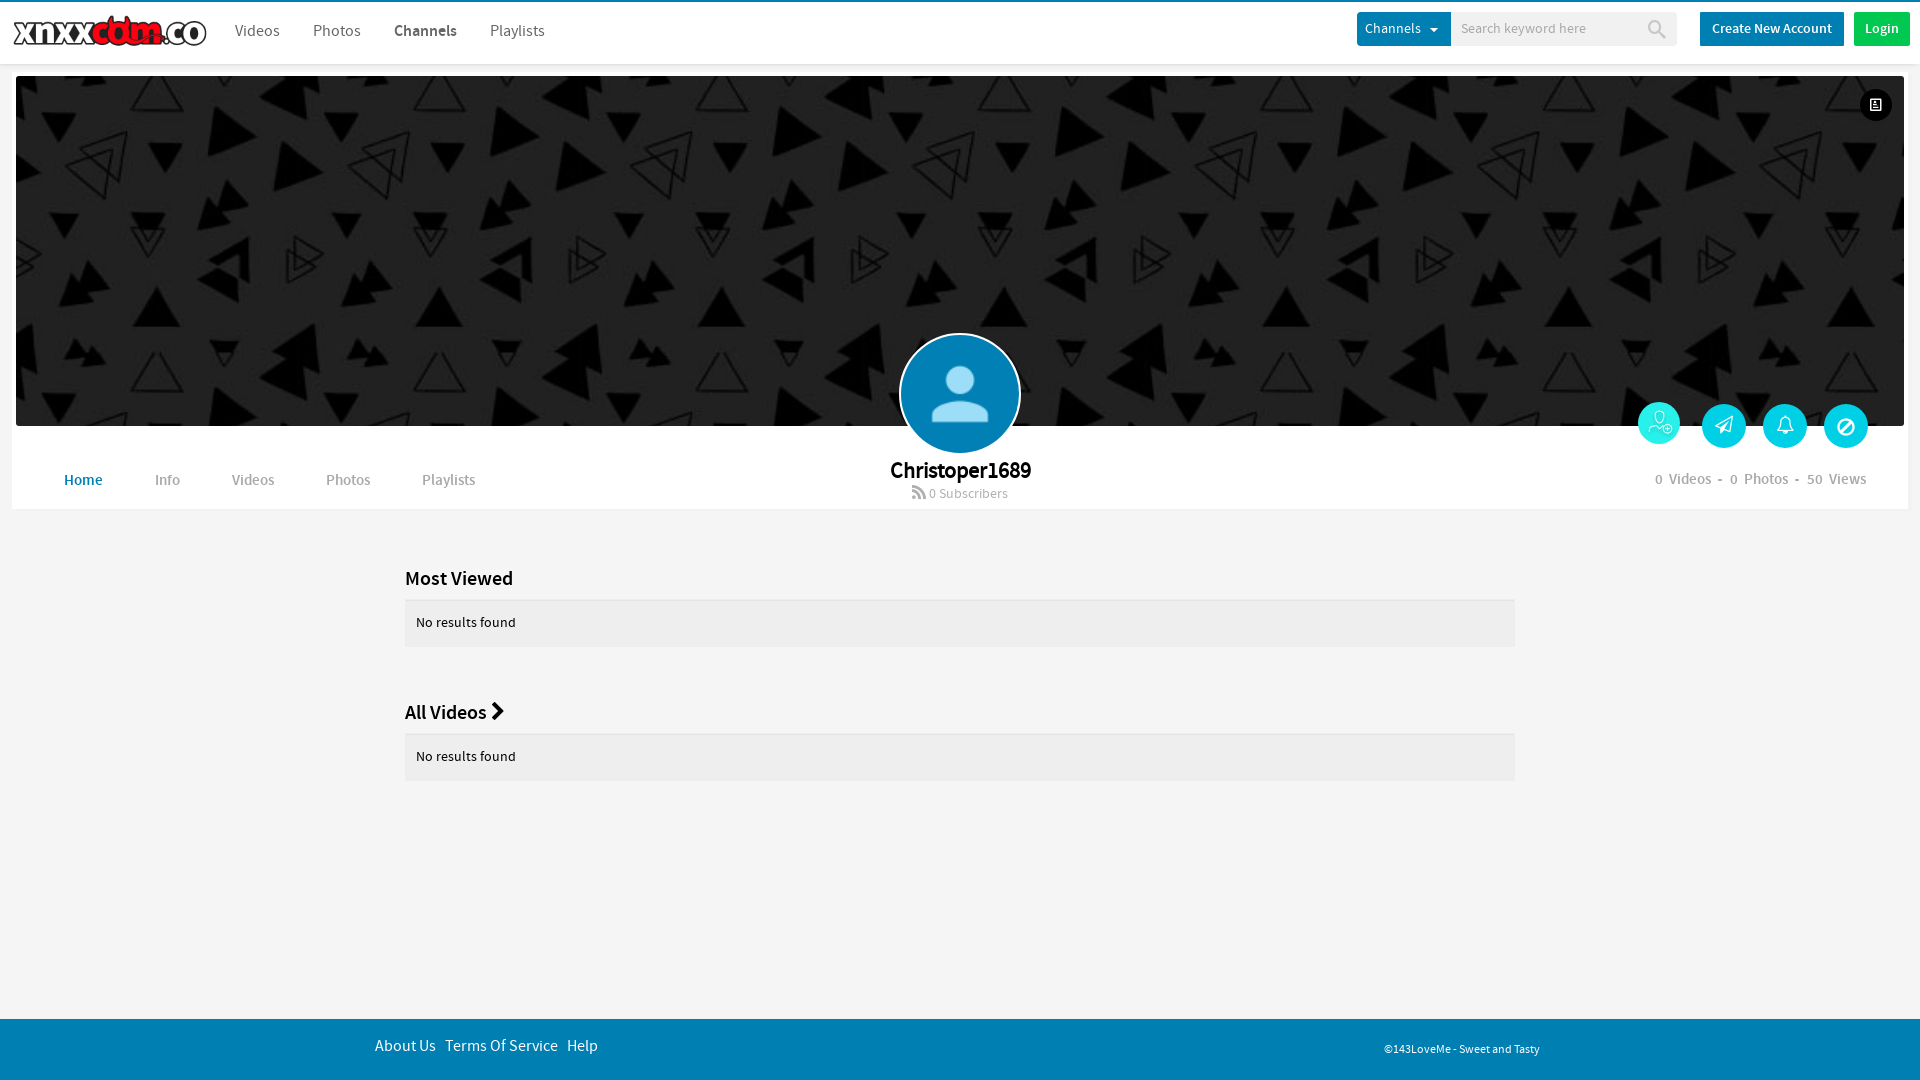 Image resolution: width=1920 pixels, height=1080 pixels. I want to click on 'Help', so click(581, 1045).